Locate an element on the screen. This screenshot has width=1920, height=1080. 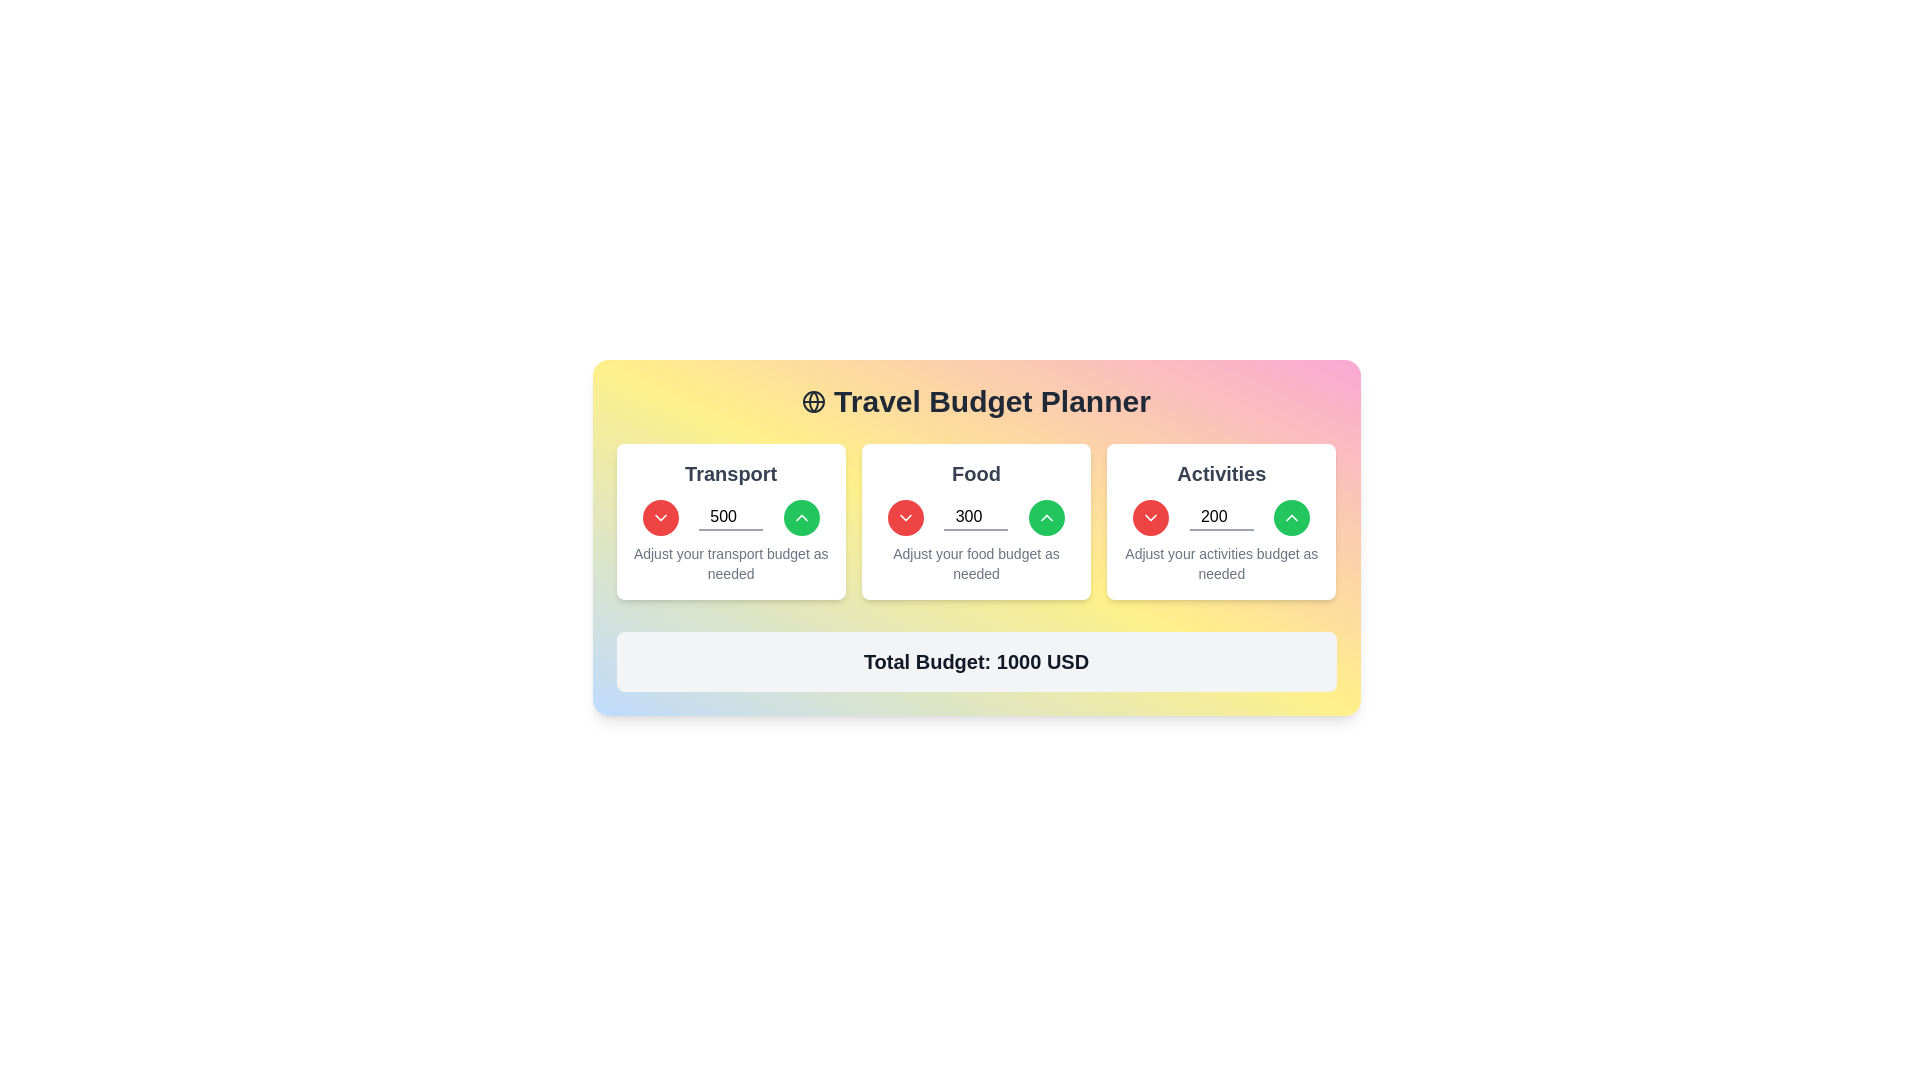
the Text and Icon Label displaying 'Travel Budget Planner' with a globe icon on a gradient background is located at coordinates (976, 401).